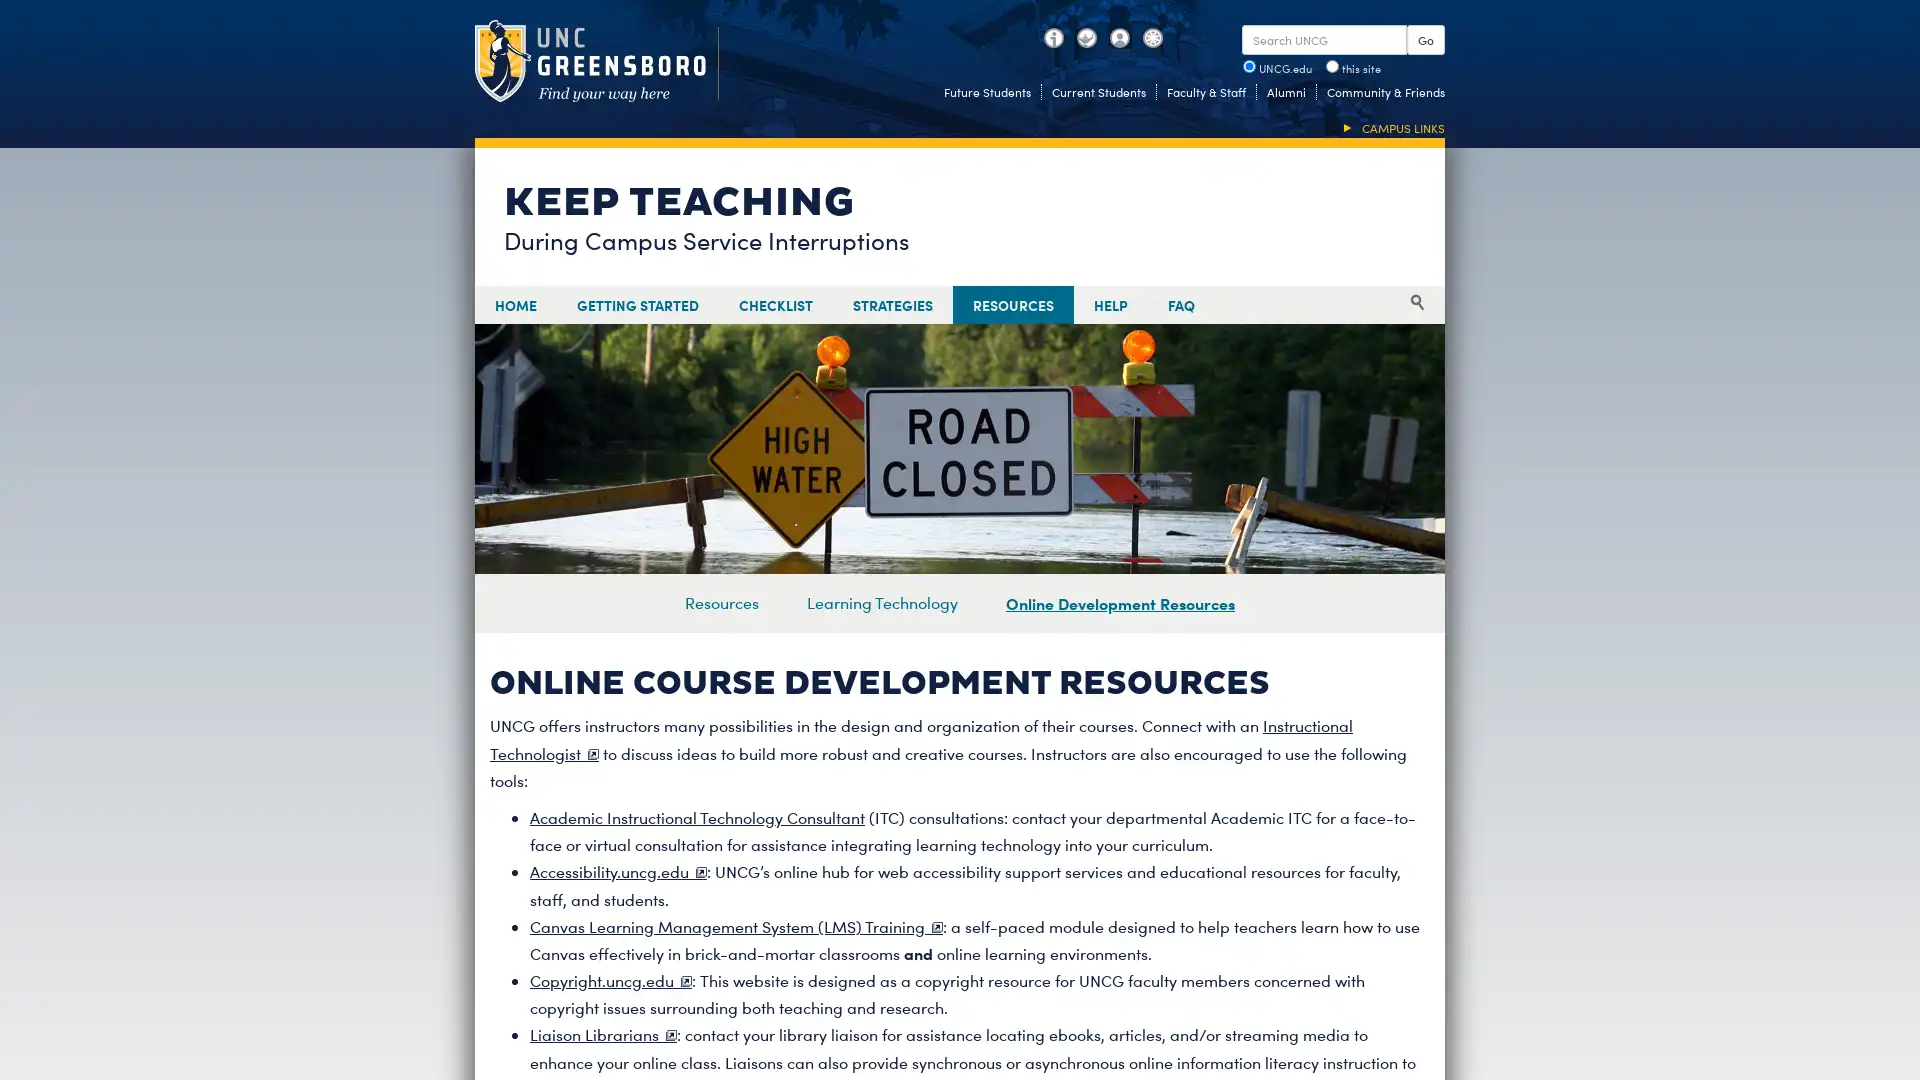 This screenshot has height=1080, width=1920. Describe the element at coordinates (1424, 39) in the screenshot. I see `Go` at that location.